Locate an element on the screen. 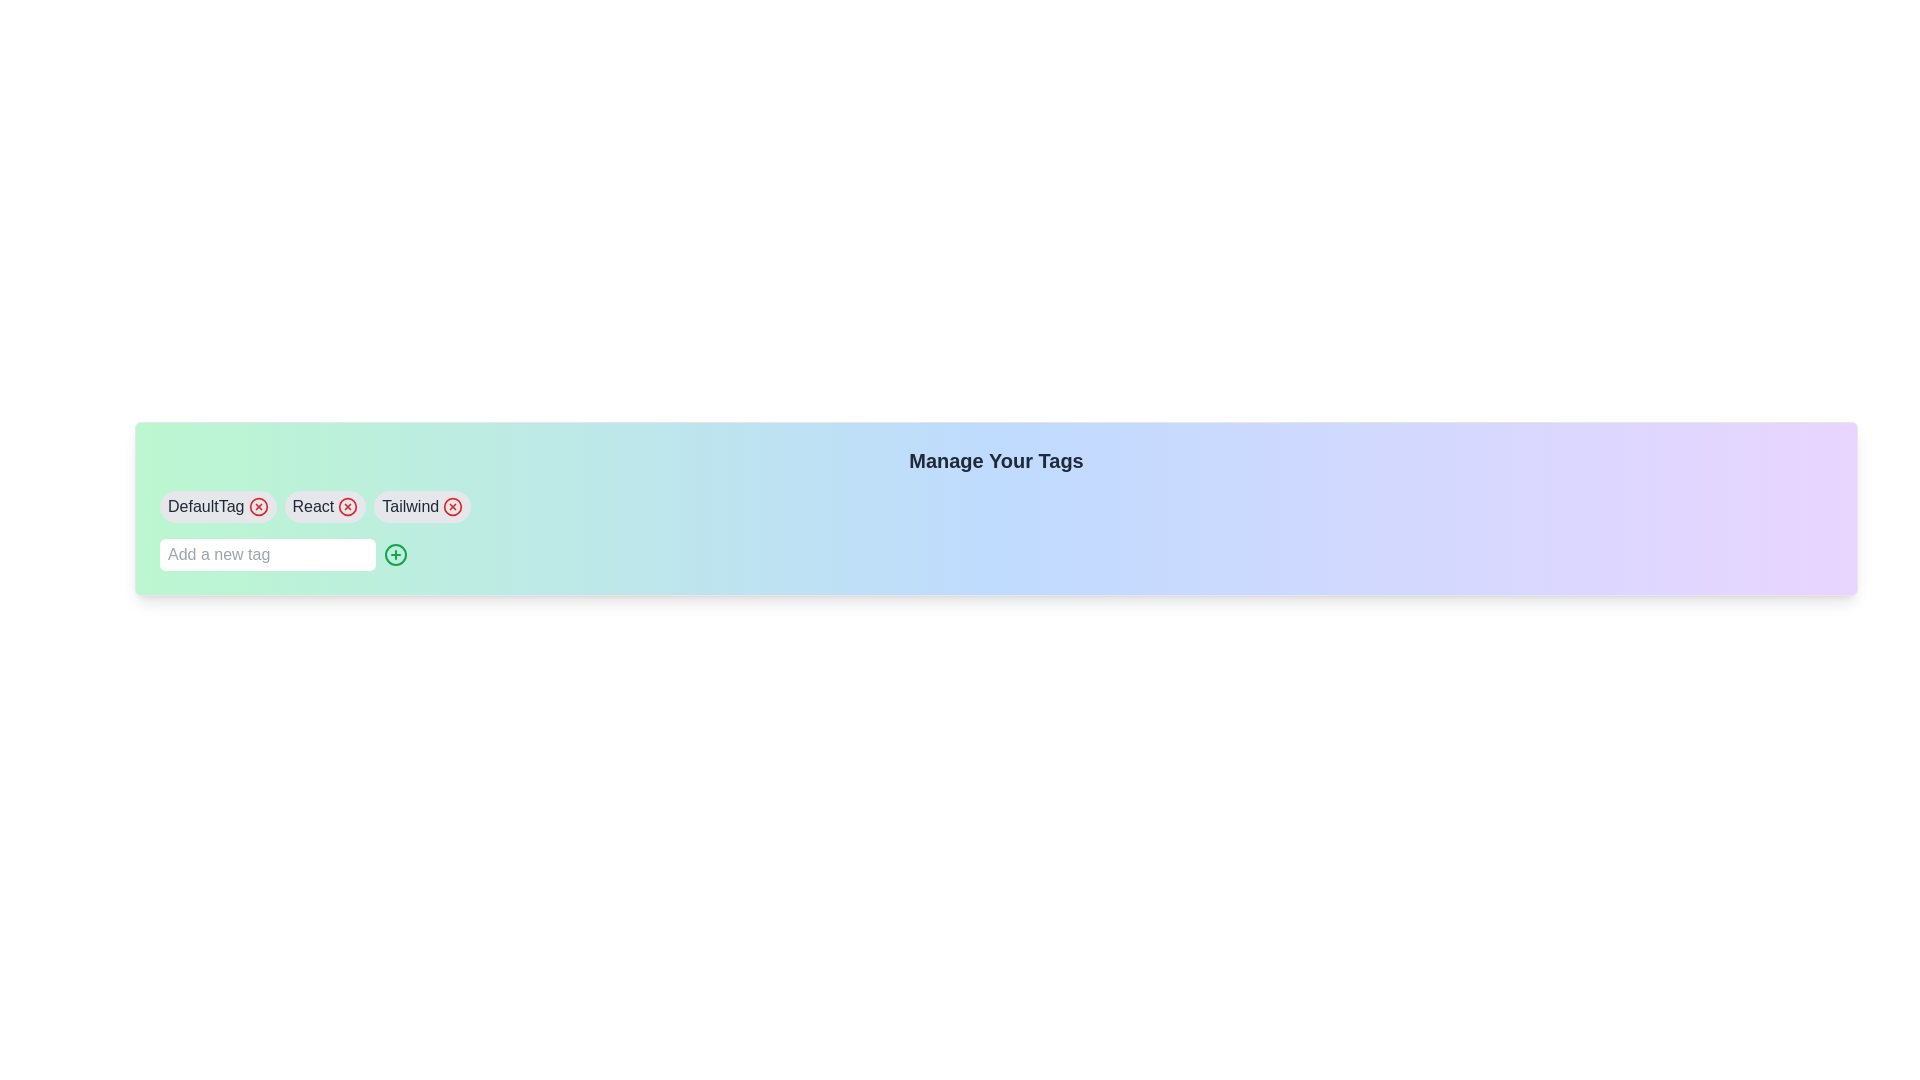  the 'Tailwind' tag element with a gray background and red 'X' icon is located at coordinates (421, 505).